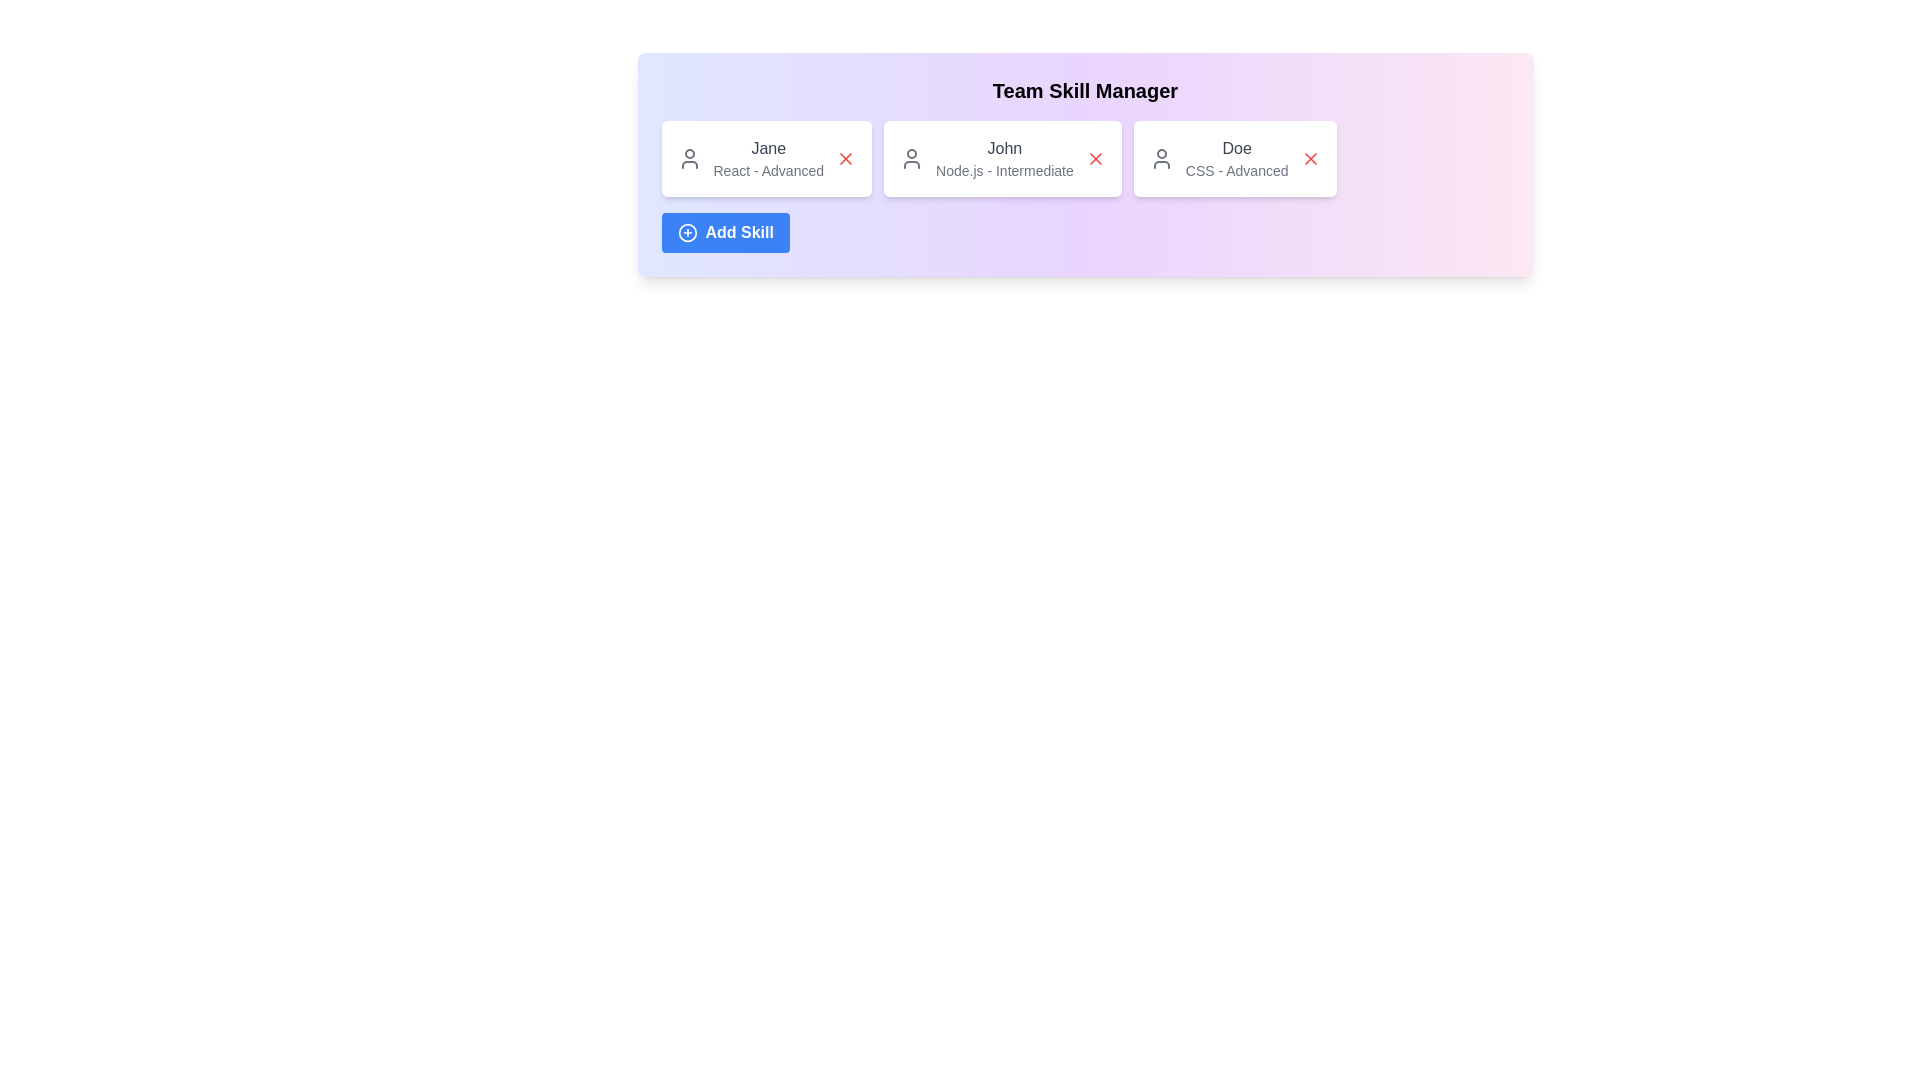 This screenshot has height=1080, width=1920. Describe the element at coordinates (1310, 157) in the screenshot. I see `'Remove Skill' button for the skill associated with CSS - Advanced` at that location.